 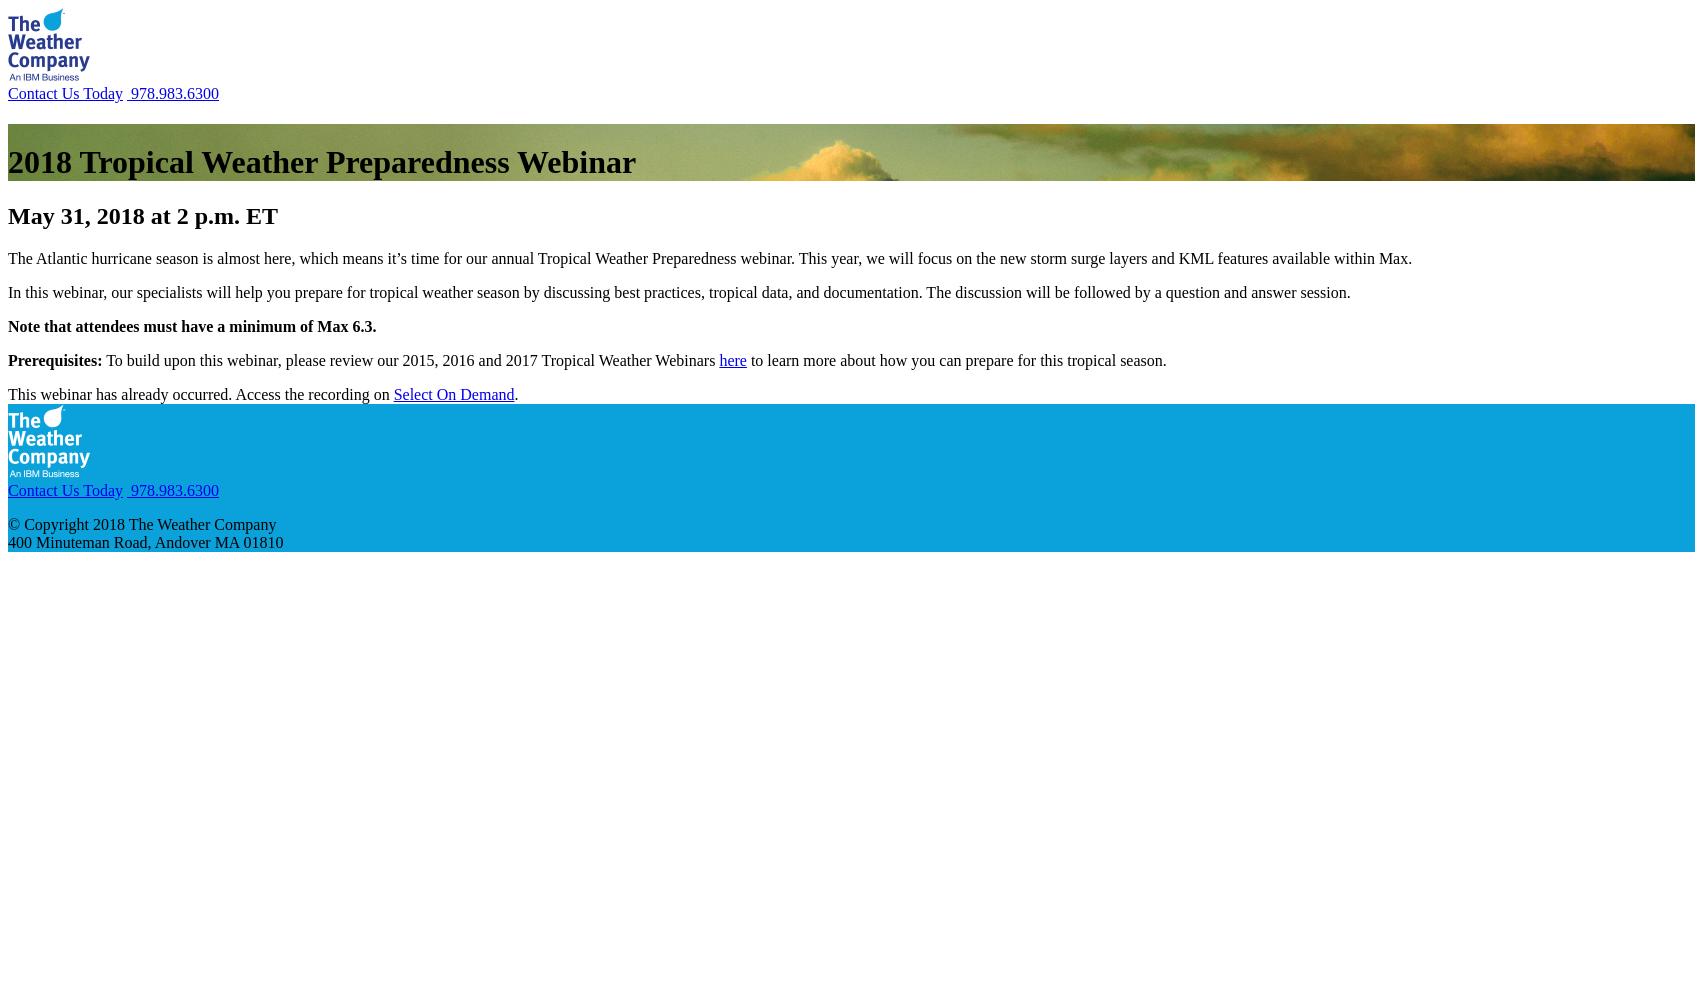 What do you see at coordinates (410, 358) in the screenshot?
I see `'To build upon this webinar, please review our 2015, 2016 and 2017 Tropical Weather Webinars'` at bounding box center [410, 358].